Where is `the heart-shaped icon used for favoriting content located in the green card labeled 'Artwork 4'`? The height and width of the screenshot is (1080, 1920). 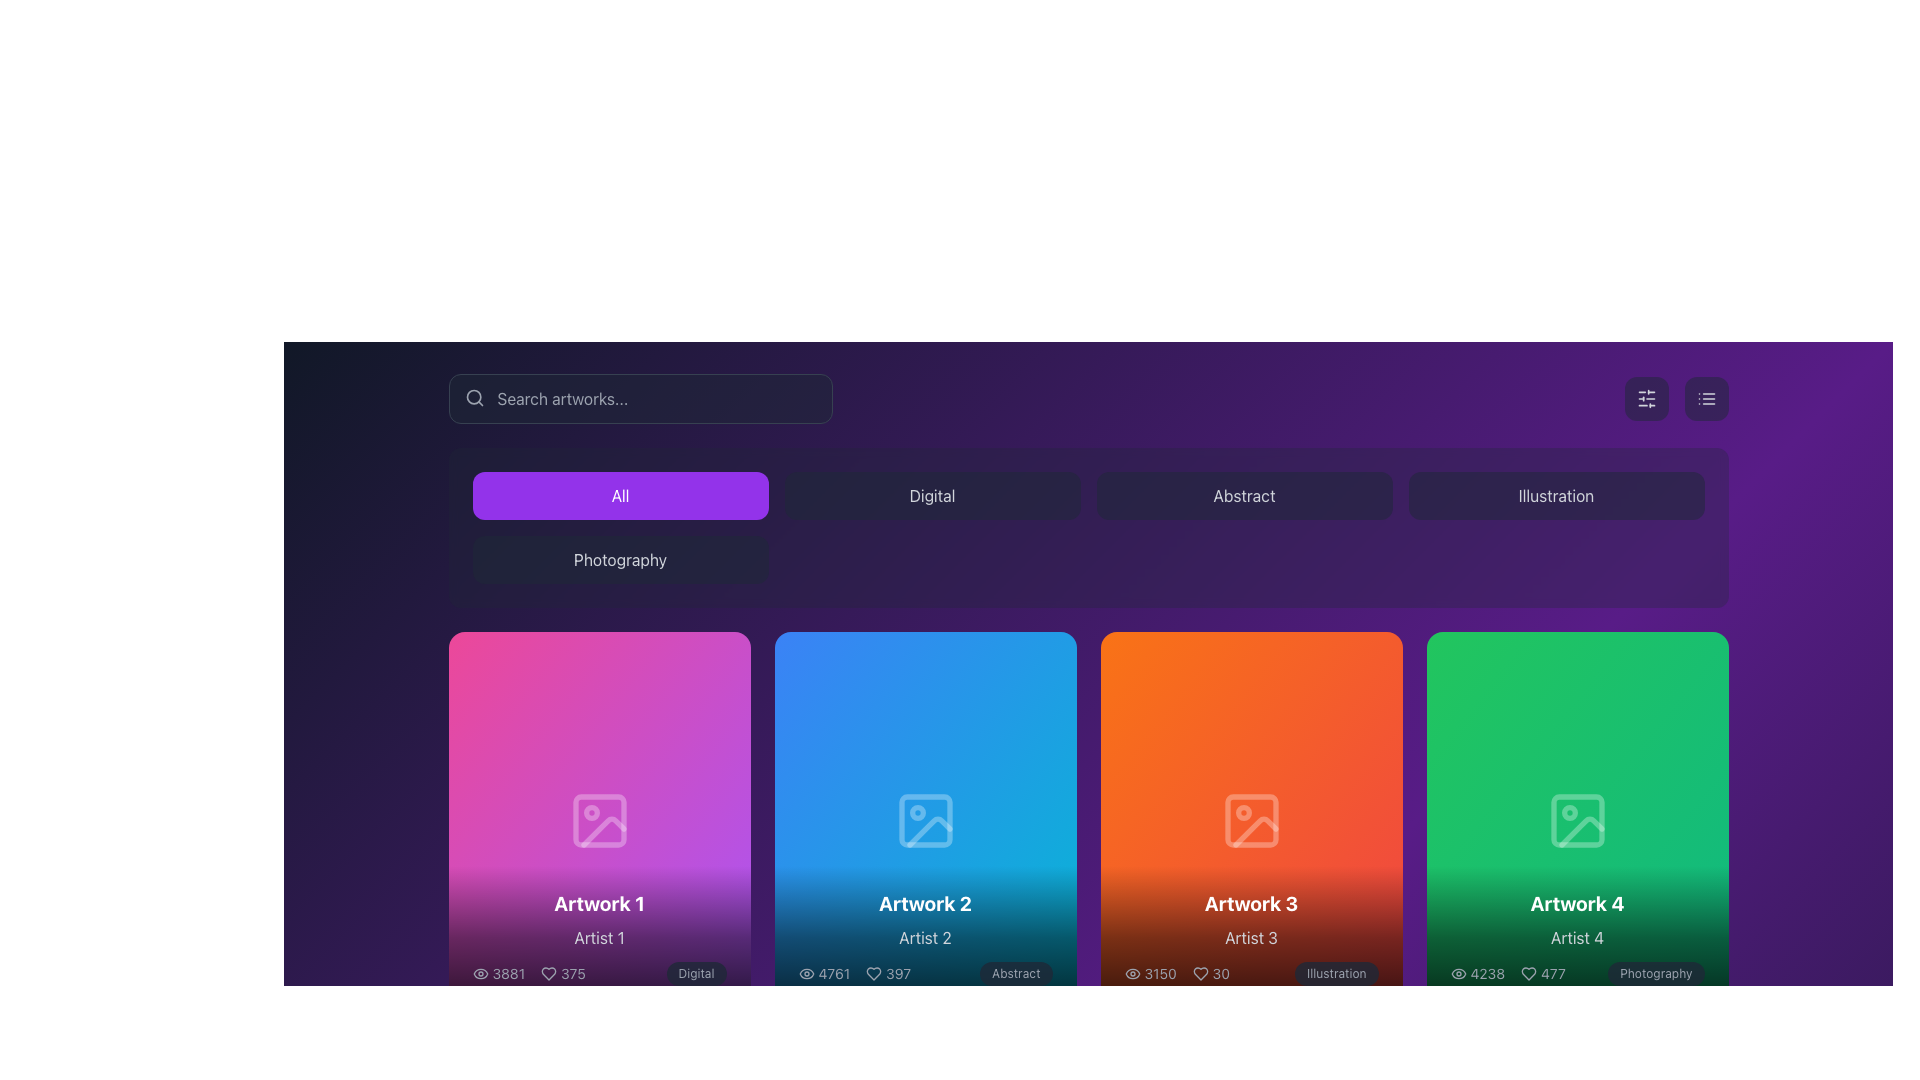
the heart-shaped icon used for favoriting content located in the green card labeled 'Artwork 4' is located at coordinates (1517, 820).